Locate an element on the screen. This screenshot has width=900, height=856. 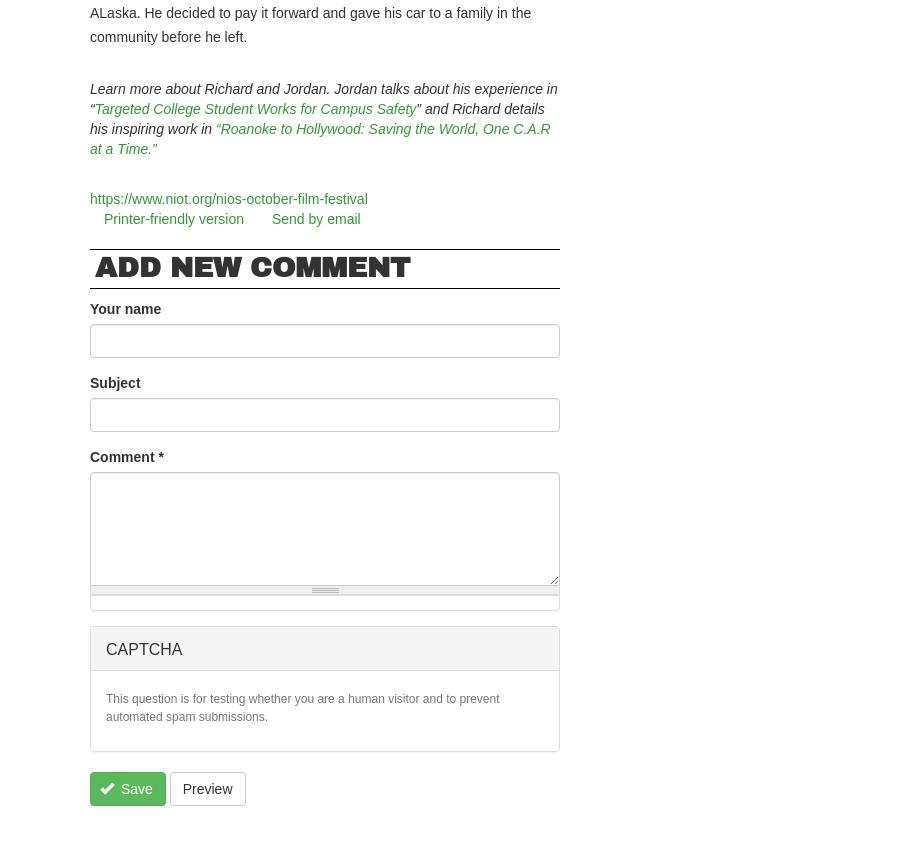
'Learn more about Richard and Jordan. Jordan talks about his experience in “' is located at coordinates (322, 98).